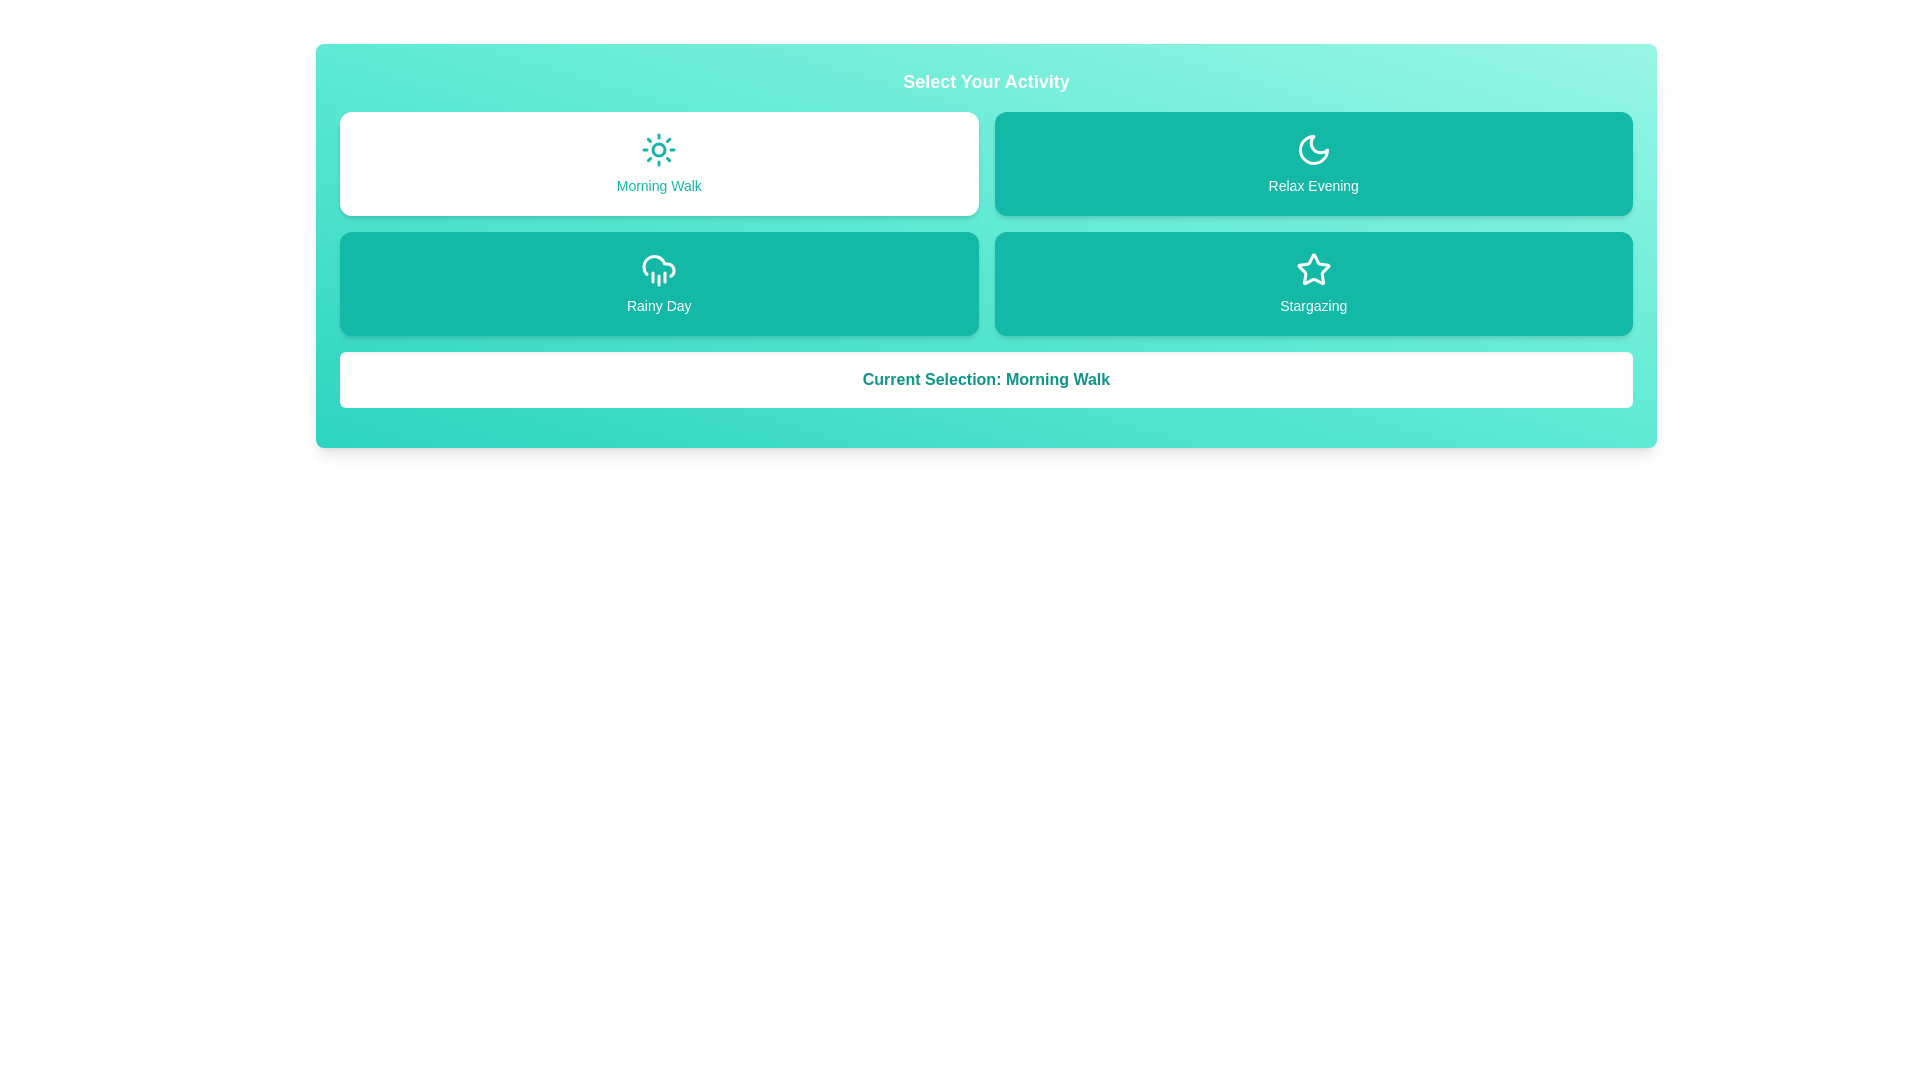 This screenshot has width=1920, height=1080. Describe the element at coordinates (659, 163) in the screenshot. I see `the activity label text to highlight it` at that location.